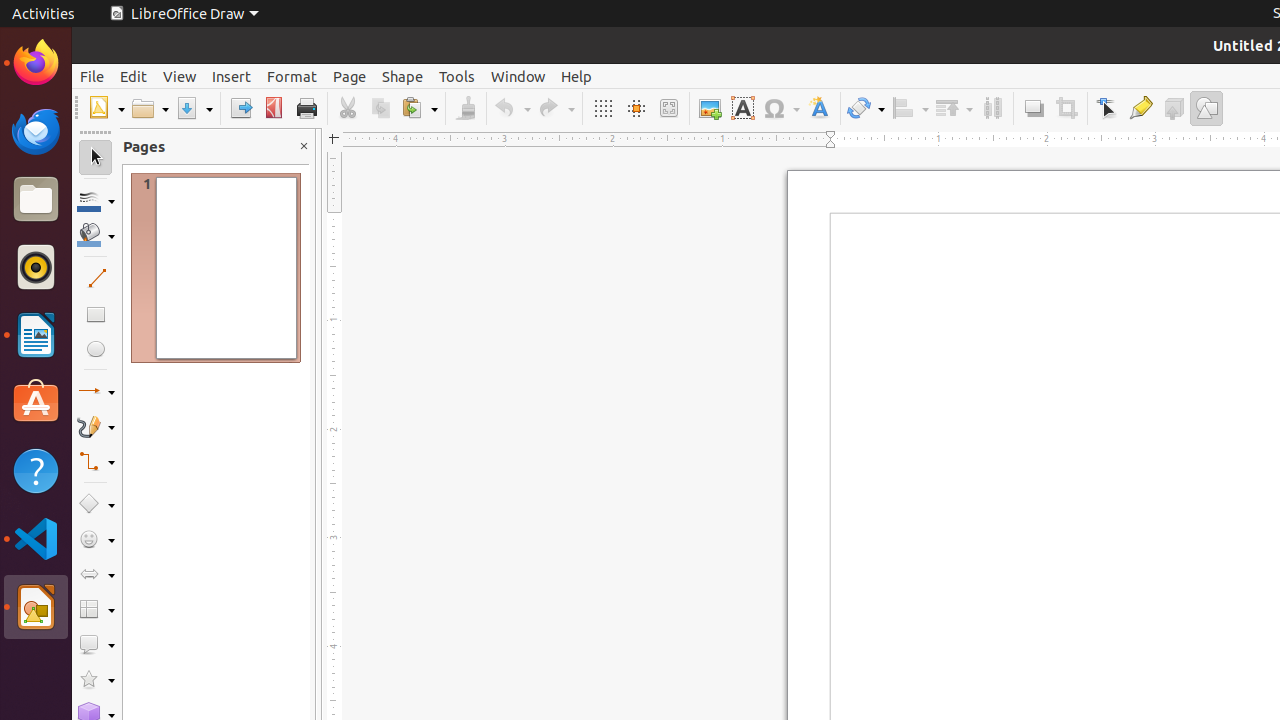  I want to click on 'Save', so click(194, 108).